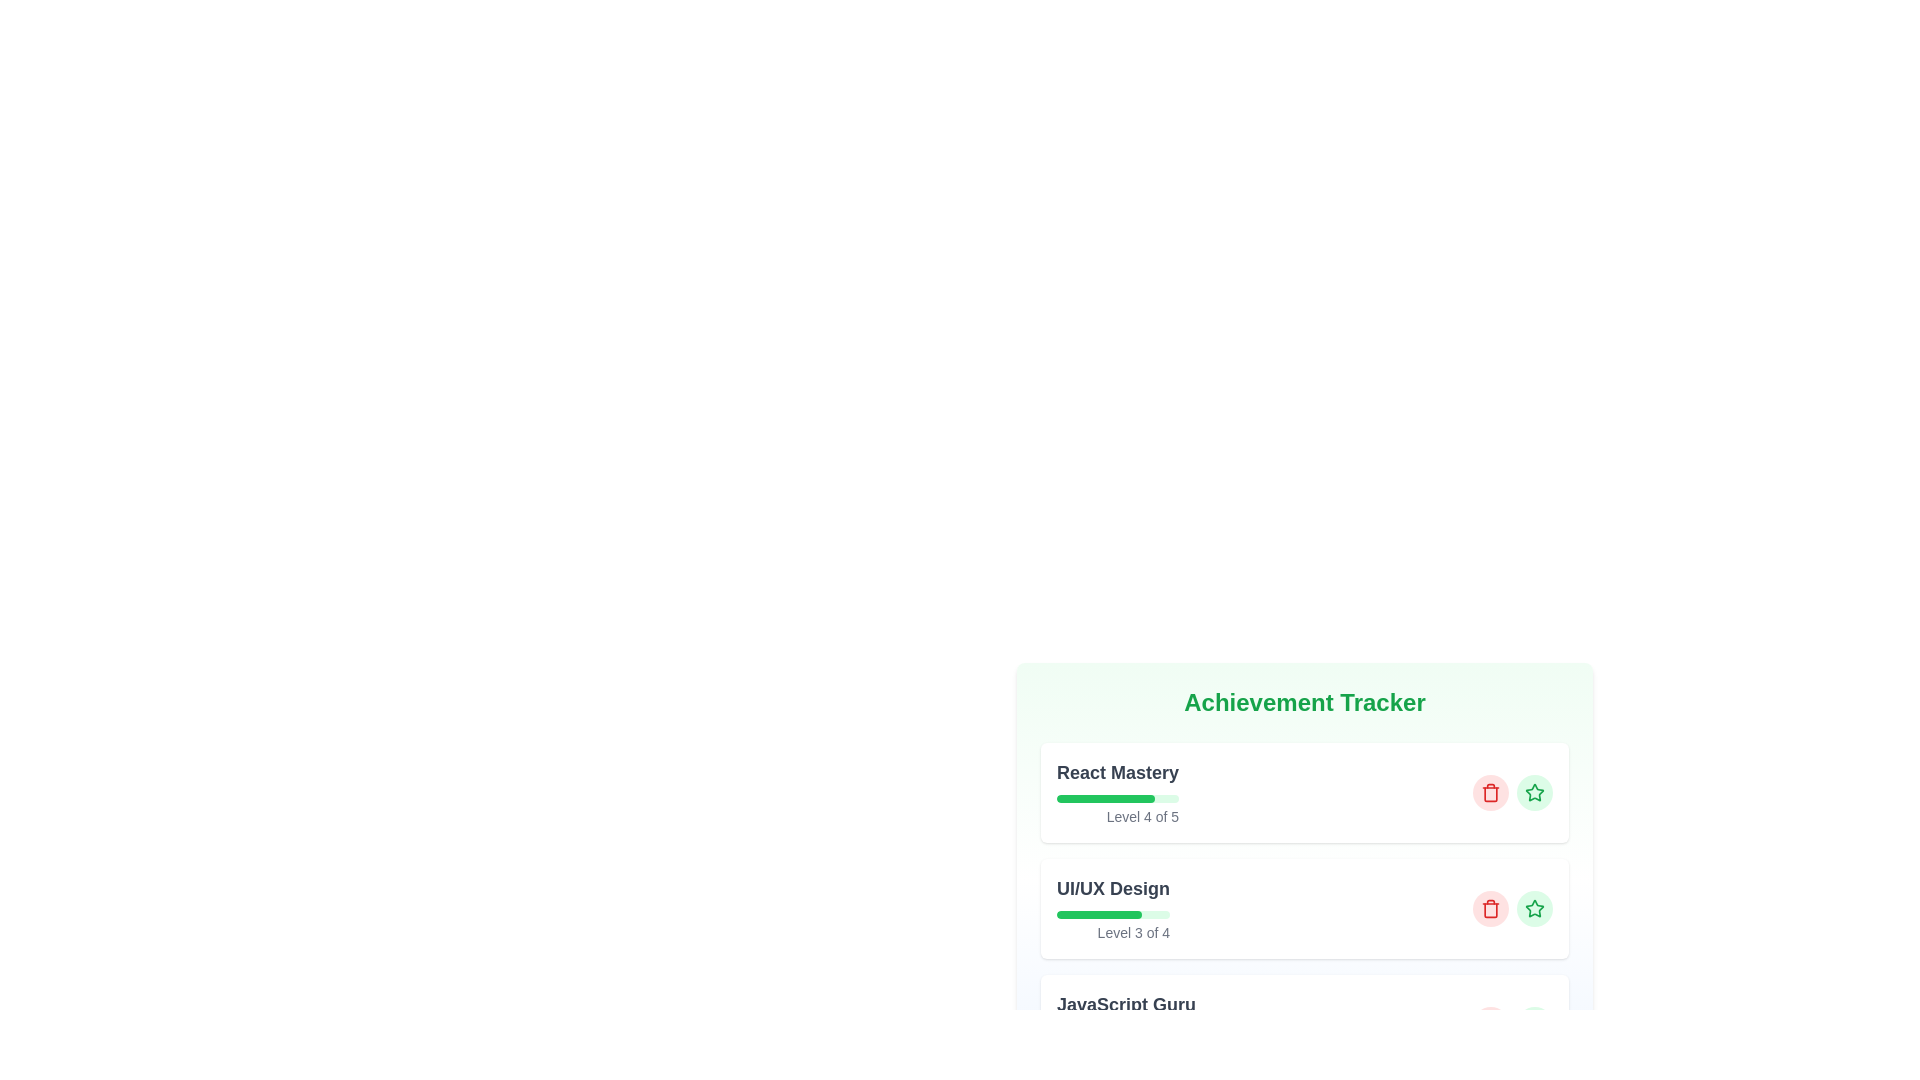 The width and height of the screenshot is (1920, 1080). I want to click on the progress bar representing the completion level of 'React Mastery', which shows 80% completion and is located below the 'React Mastery' text and above the 'Level 4 of 5' text, so click(1117, 797).